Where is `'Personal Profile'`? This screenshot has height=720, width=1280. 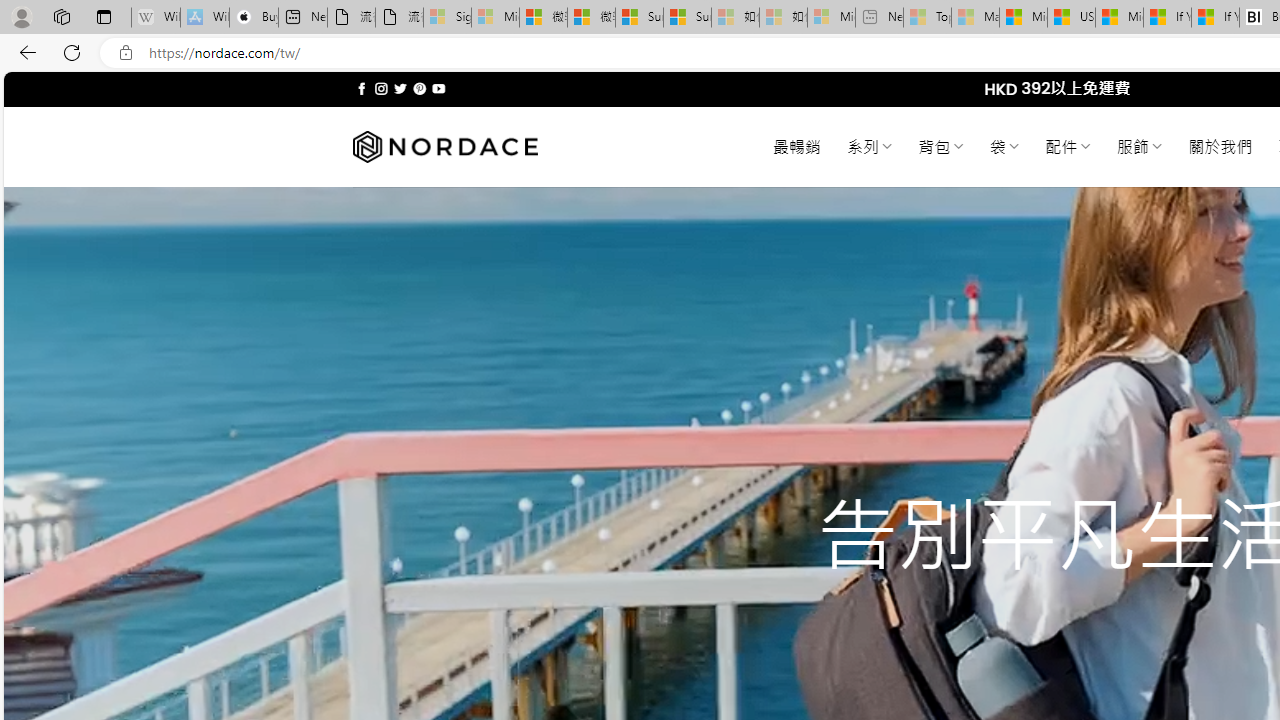 'Personal Profile' is located at coordinates (21, 16).